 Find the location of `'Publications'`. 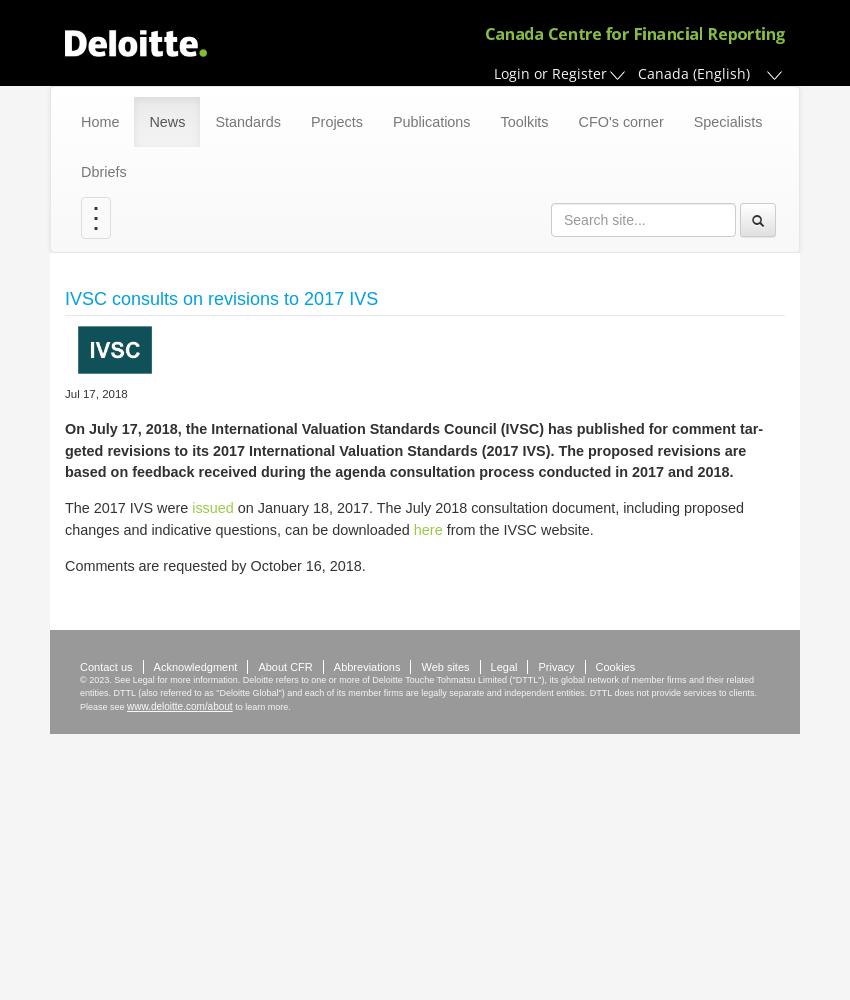

'Publications' is located at coordinates (430, 121).